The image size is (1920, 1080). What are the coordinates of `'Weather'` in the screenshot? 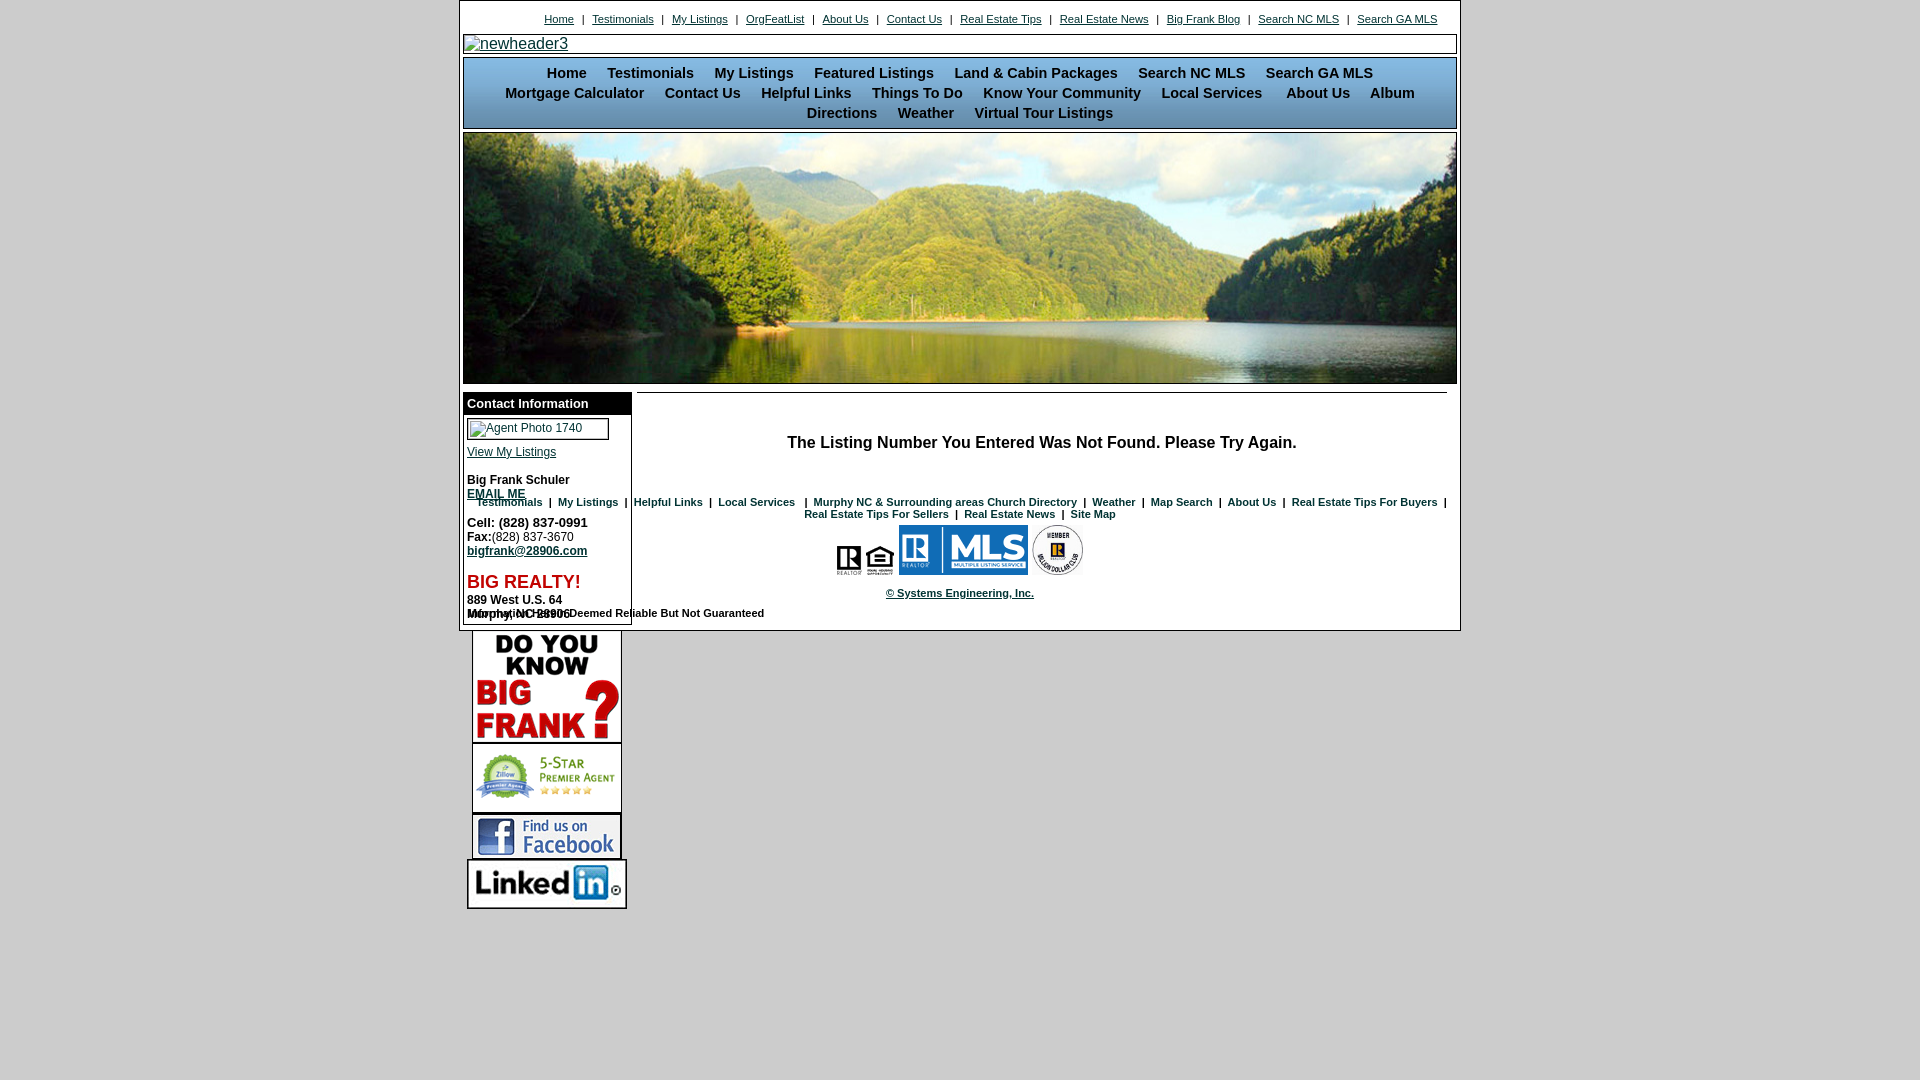 It's located at (1112, 500).